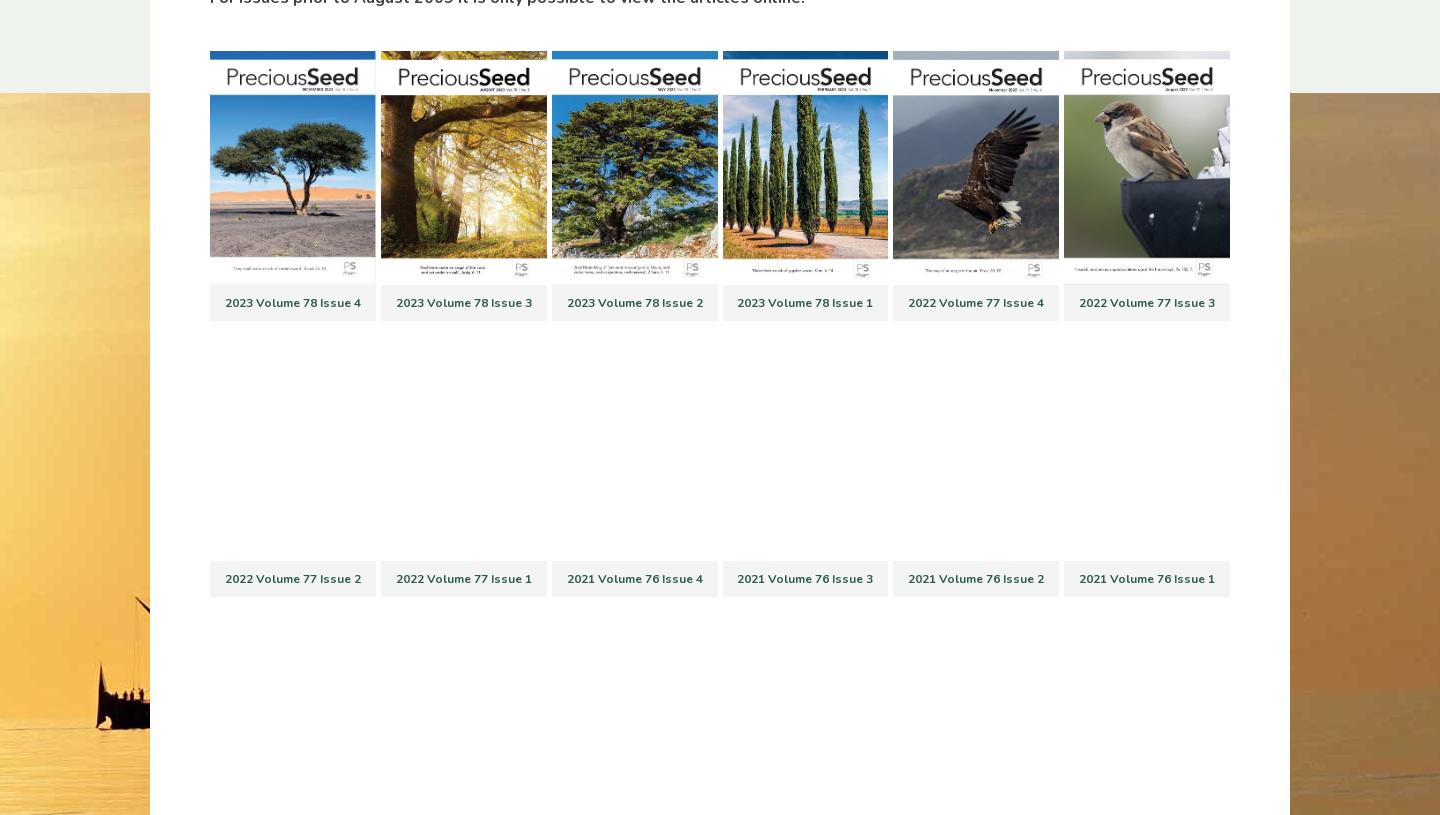 The width and height of the screenshot is (1440, 815). Describe the element at coordinates (795, 671) in the screenshot. I see `'Precious Seed is a charity for the furtherance of evangelical Christianity and to promote, support, and undertake such activities in the United Kingdom and worldwide as are consistent with its Trust deed. Its charity number is 326157.'` at that location.